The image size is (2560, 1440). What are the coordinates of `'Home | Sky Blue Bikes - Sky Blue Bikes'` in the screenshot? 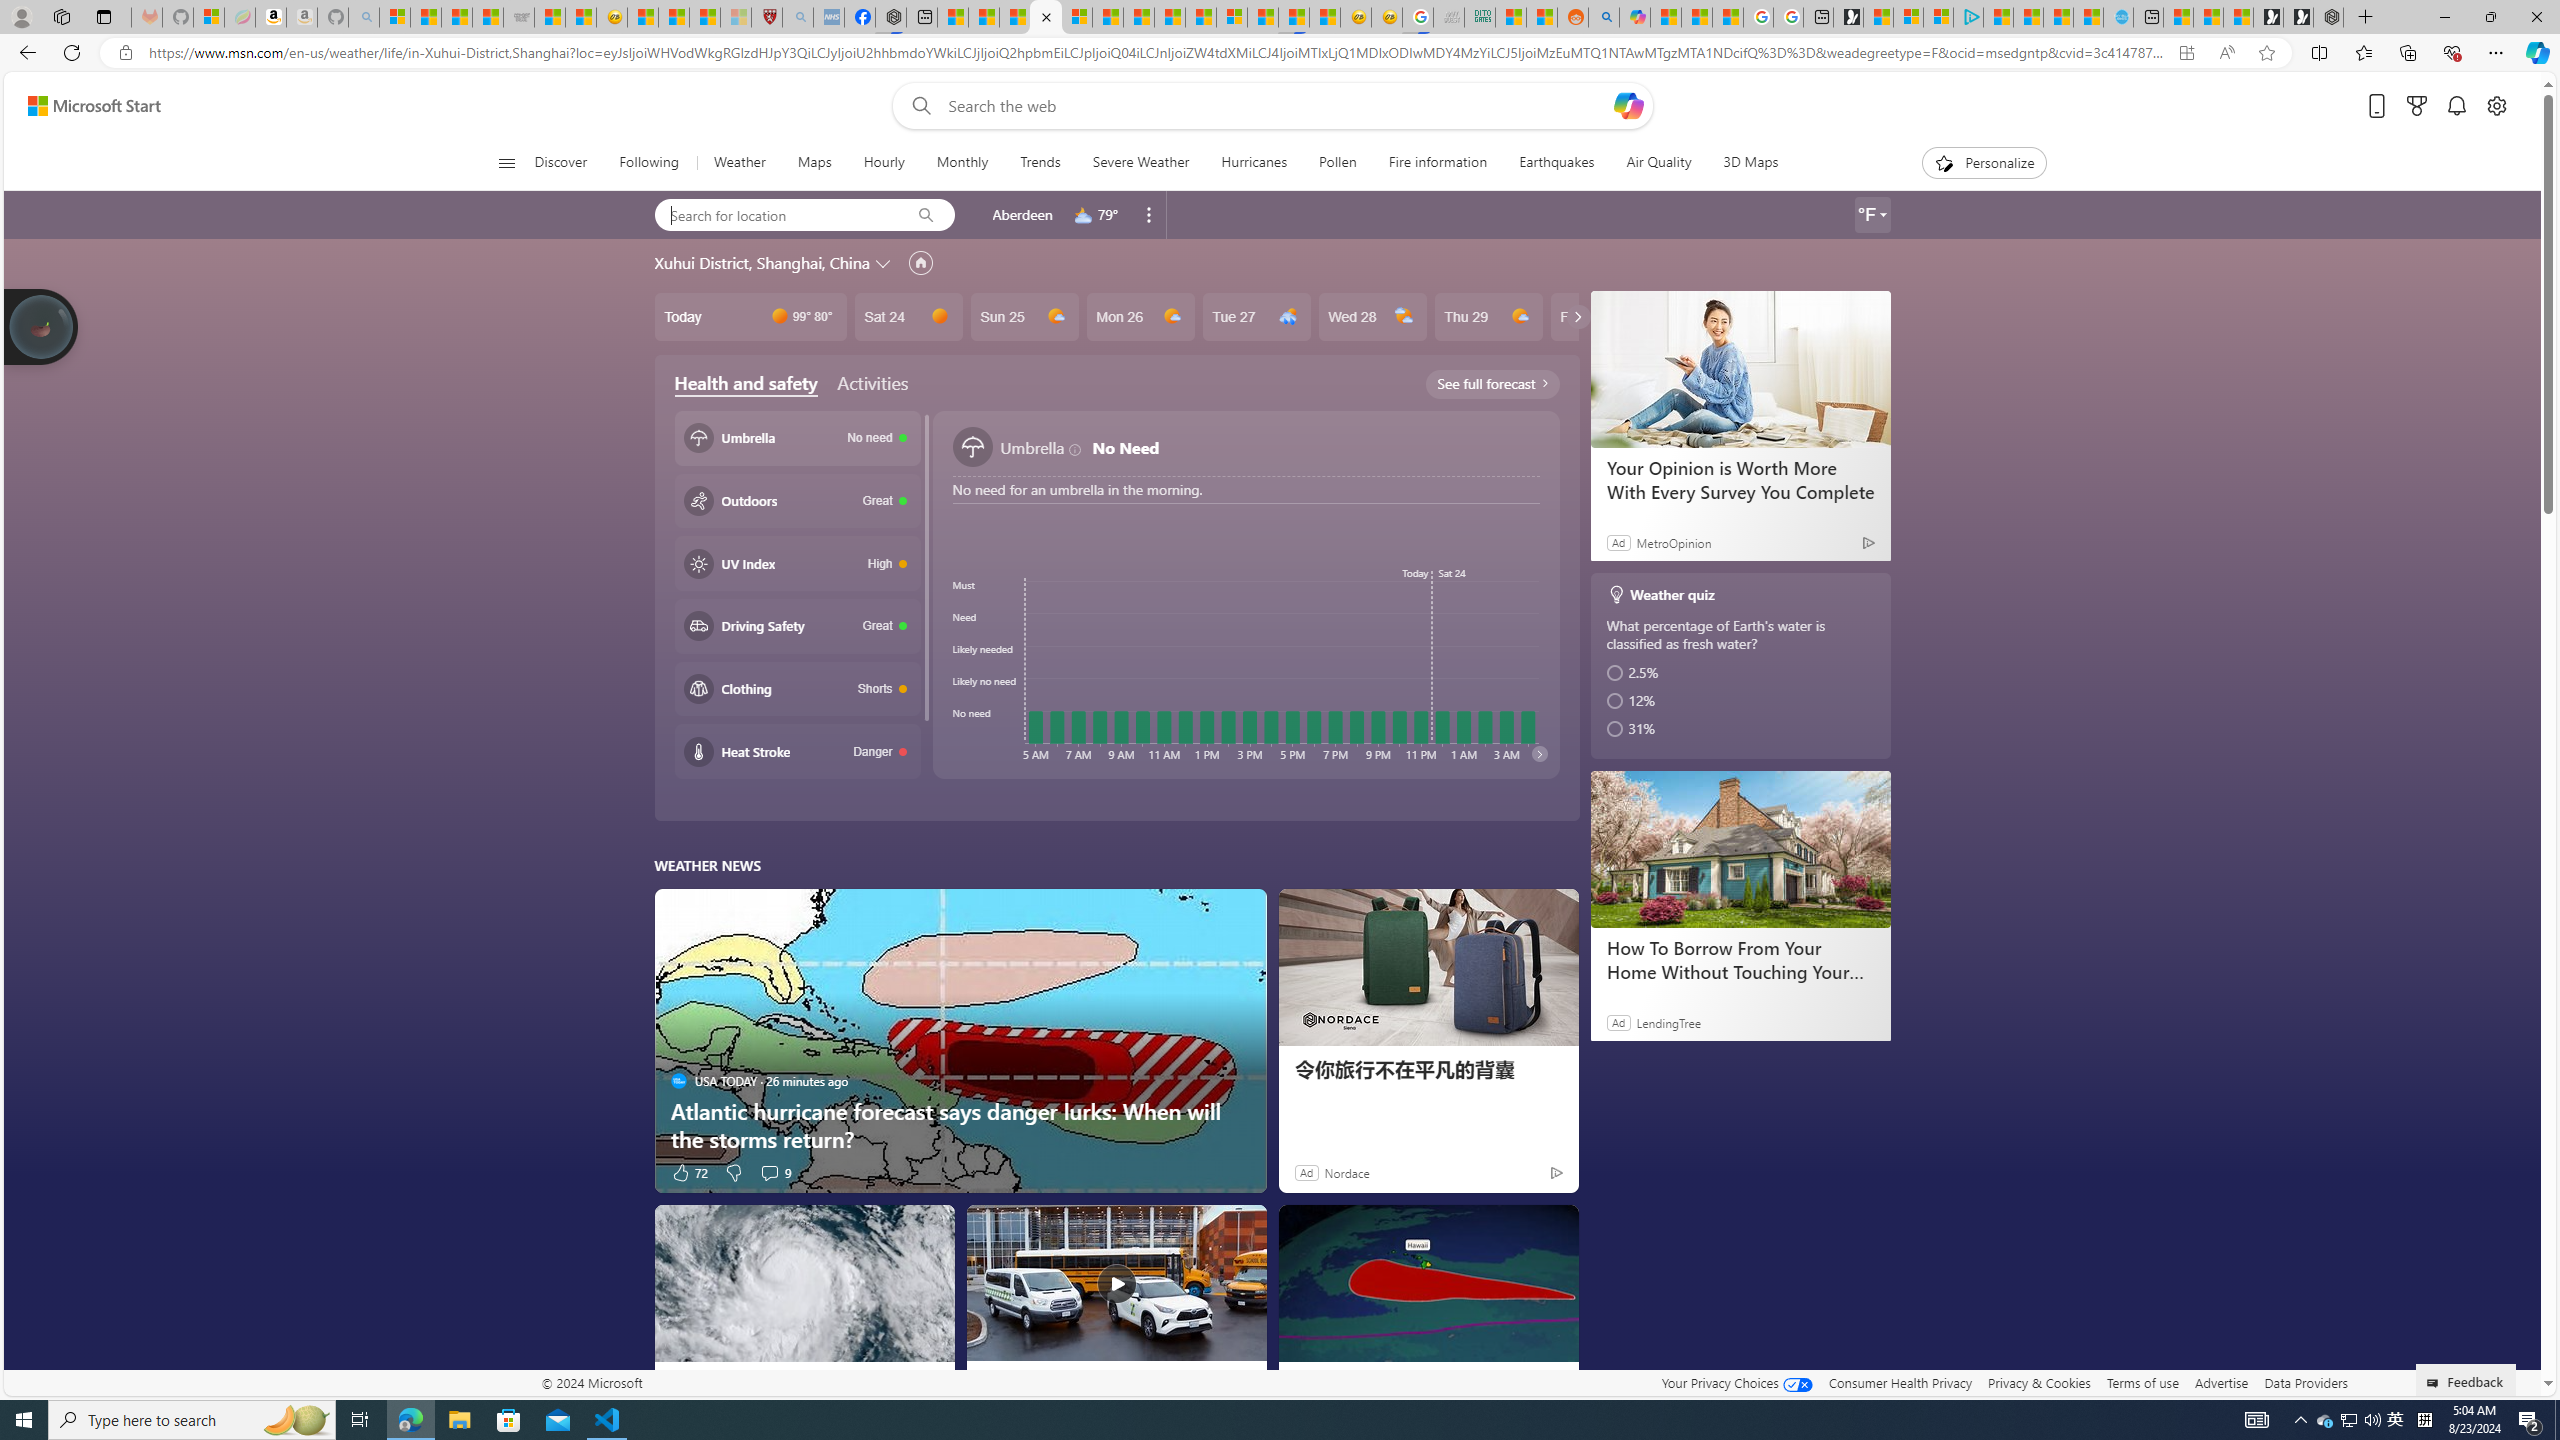 It's located at (2117, 16).